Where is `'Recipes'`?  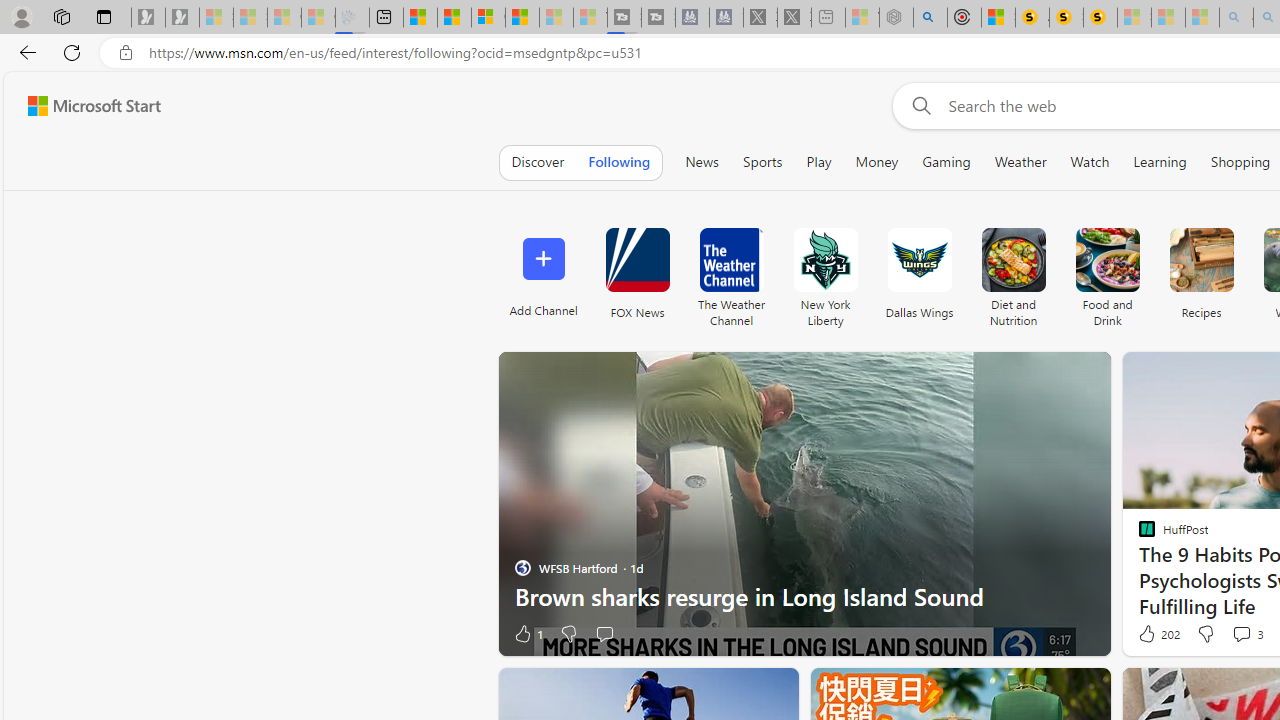 'Recipes' is located at coordinates (1200, 259).